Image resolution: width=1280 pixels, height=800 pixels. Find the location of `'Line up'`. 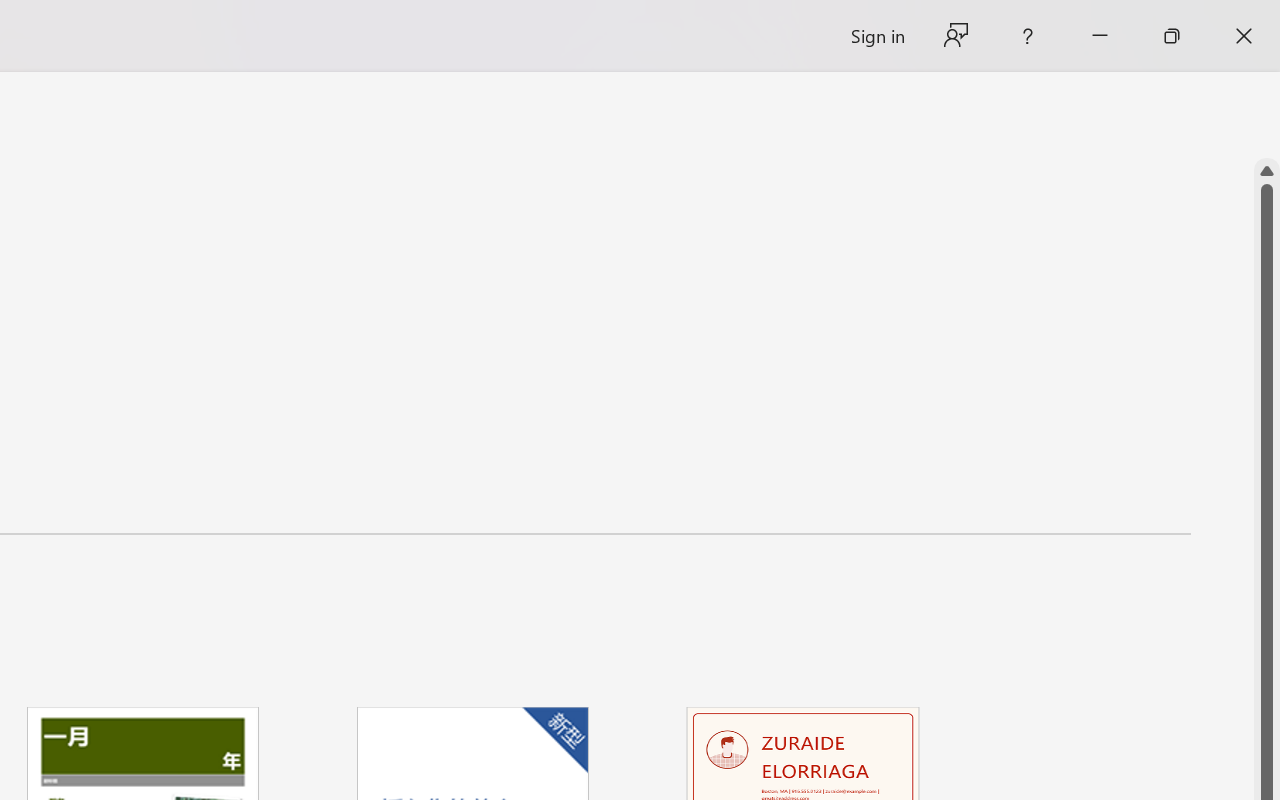

'Line up' is located at coordinates (1266, 170).